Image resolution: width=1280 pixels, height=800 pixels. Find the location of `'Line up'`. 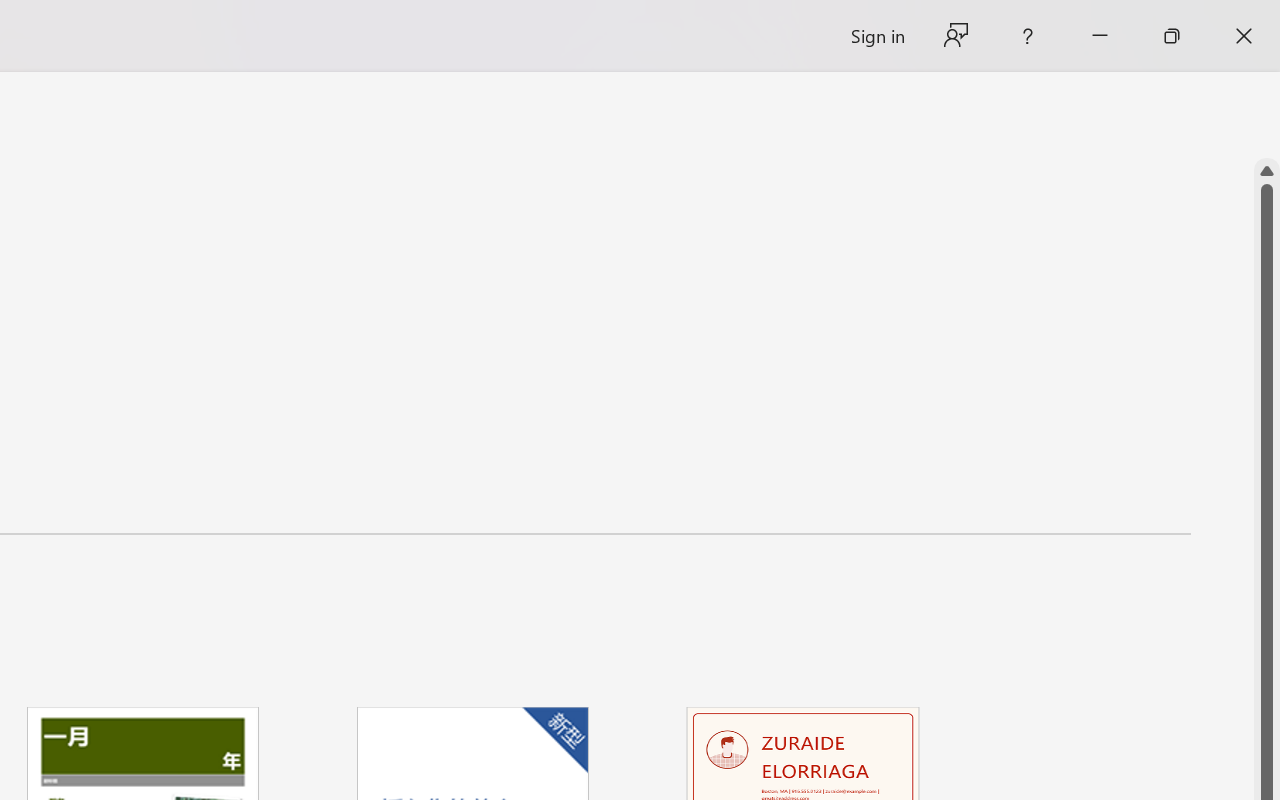

'Line up' is located at coordinates (1266, 170).